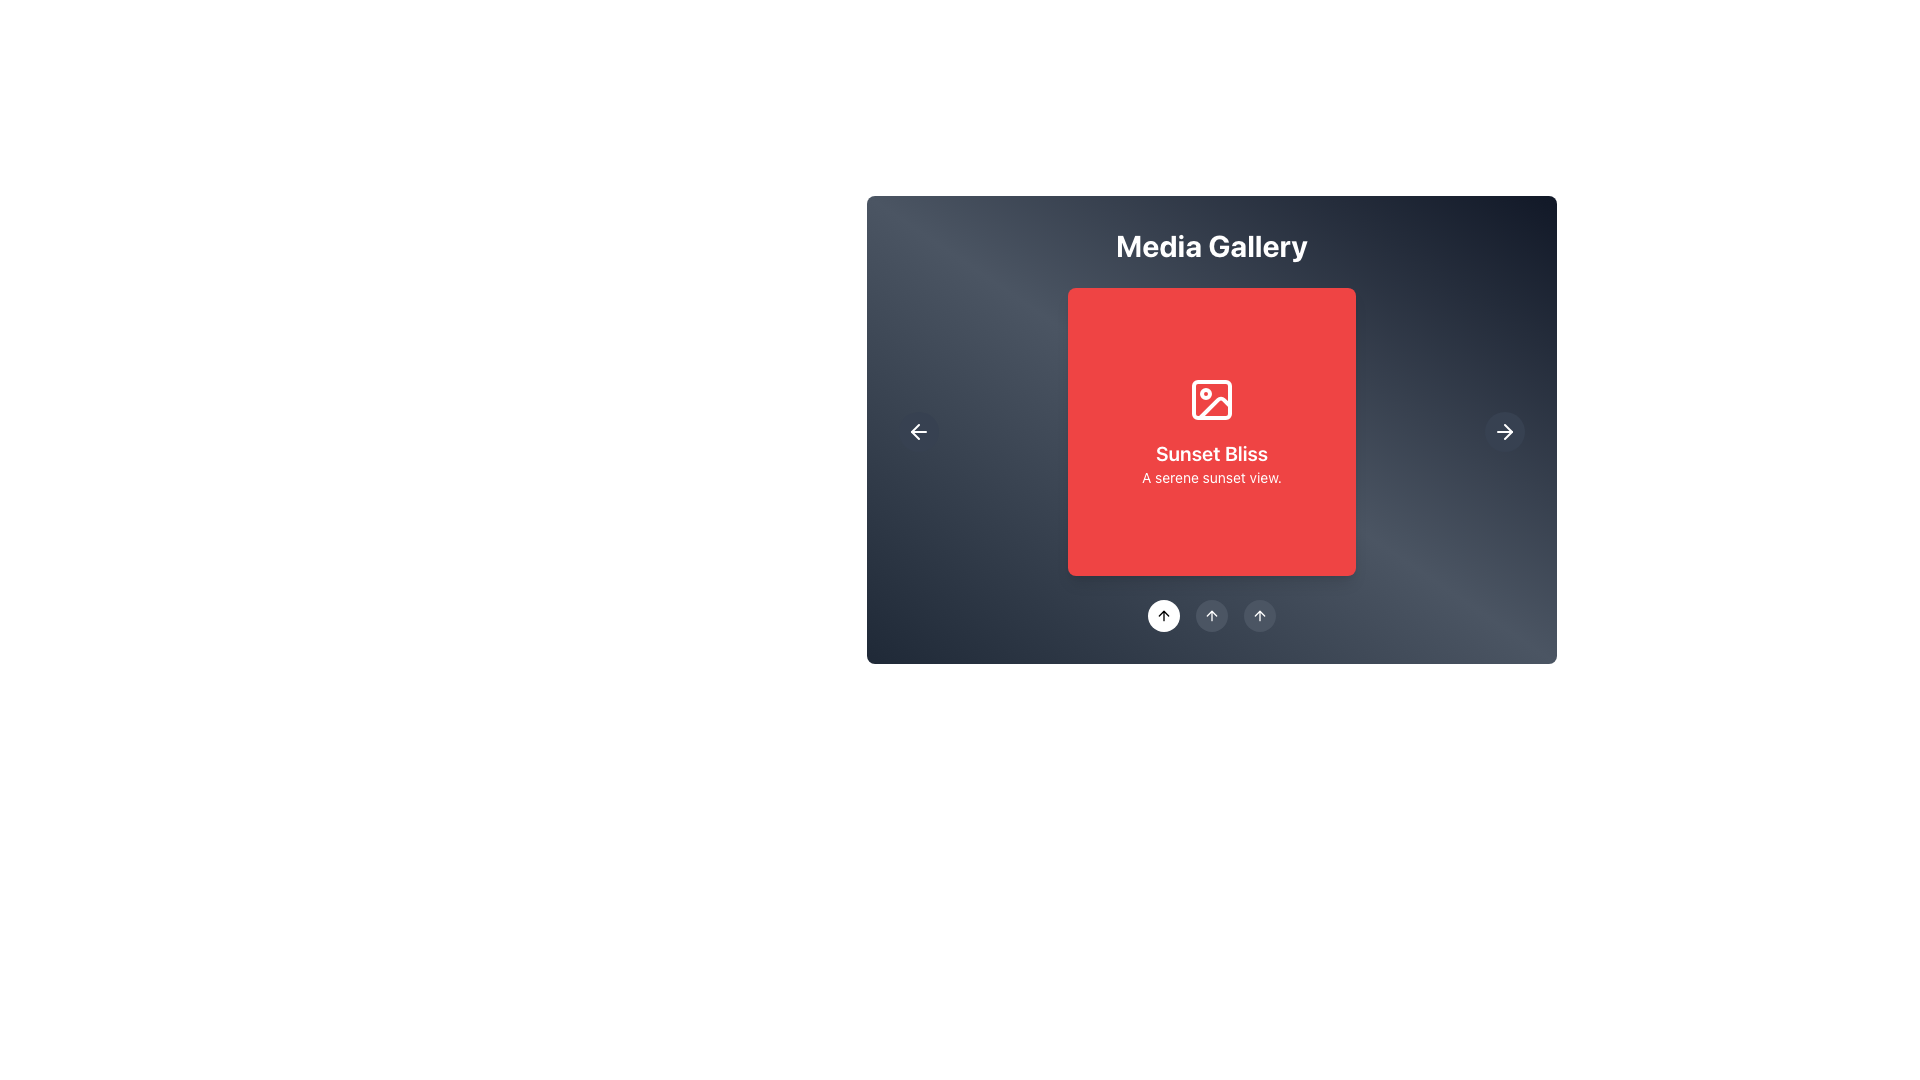 This screenshot has height=1080, width=1920. What do you see at coordinates (1508, 431) in the screenshot?
I see `the arrow icon which is part of an SVG element serving as a navigation control to advance to the next item in a sequence or gallery` at bounding box center [1508, 431].